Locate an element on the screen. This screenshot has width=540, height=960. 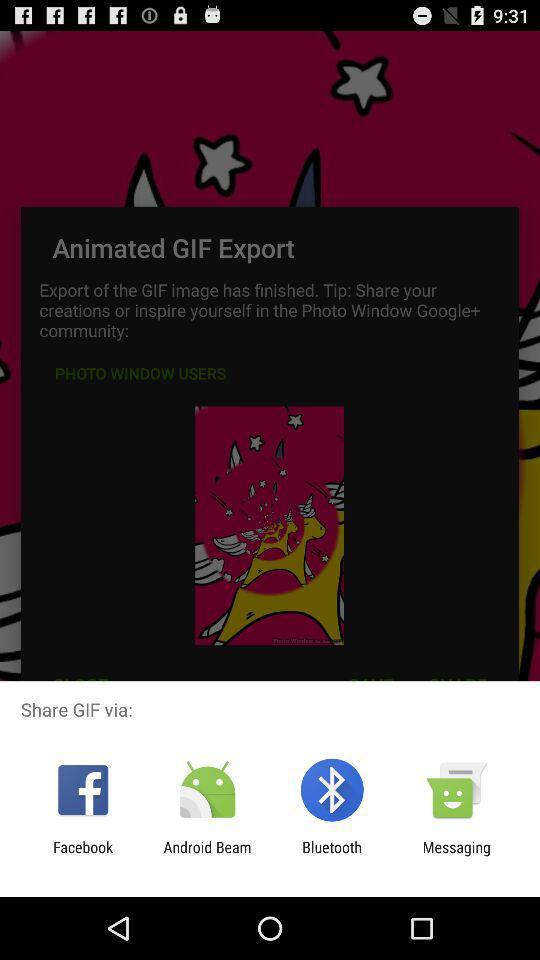
the item to the right of the bluetooth is located at coordinates (456, 855).